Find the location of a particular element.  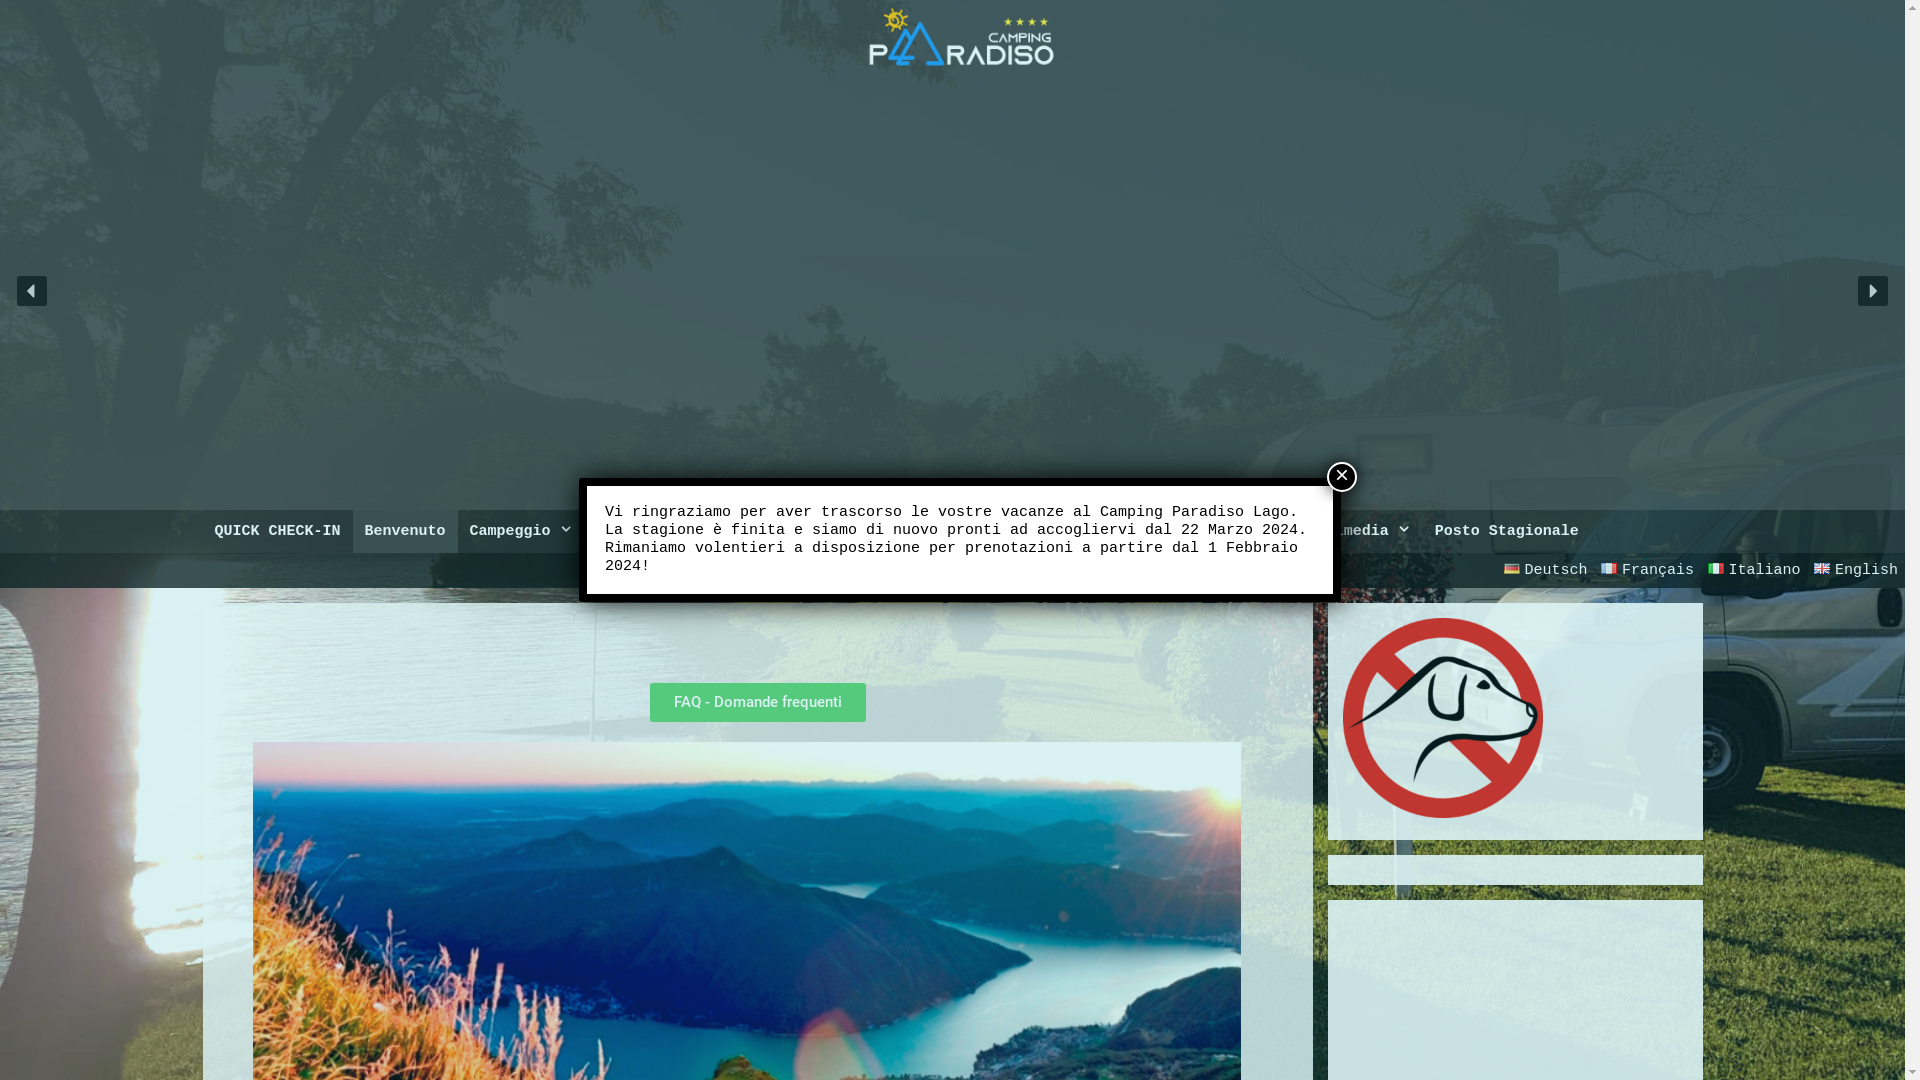

'QUICK CHECK-IN' is located at coordinates (276, 530).